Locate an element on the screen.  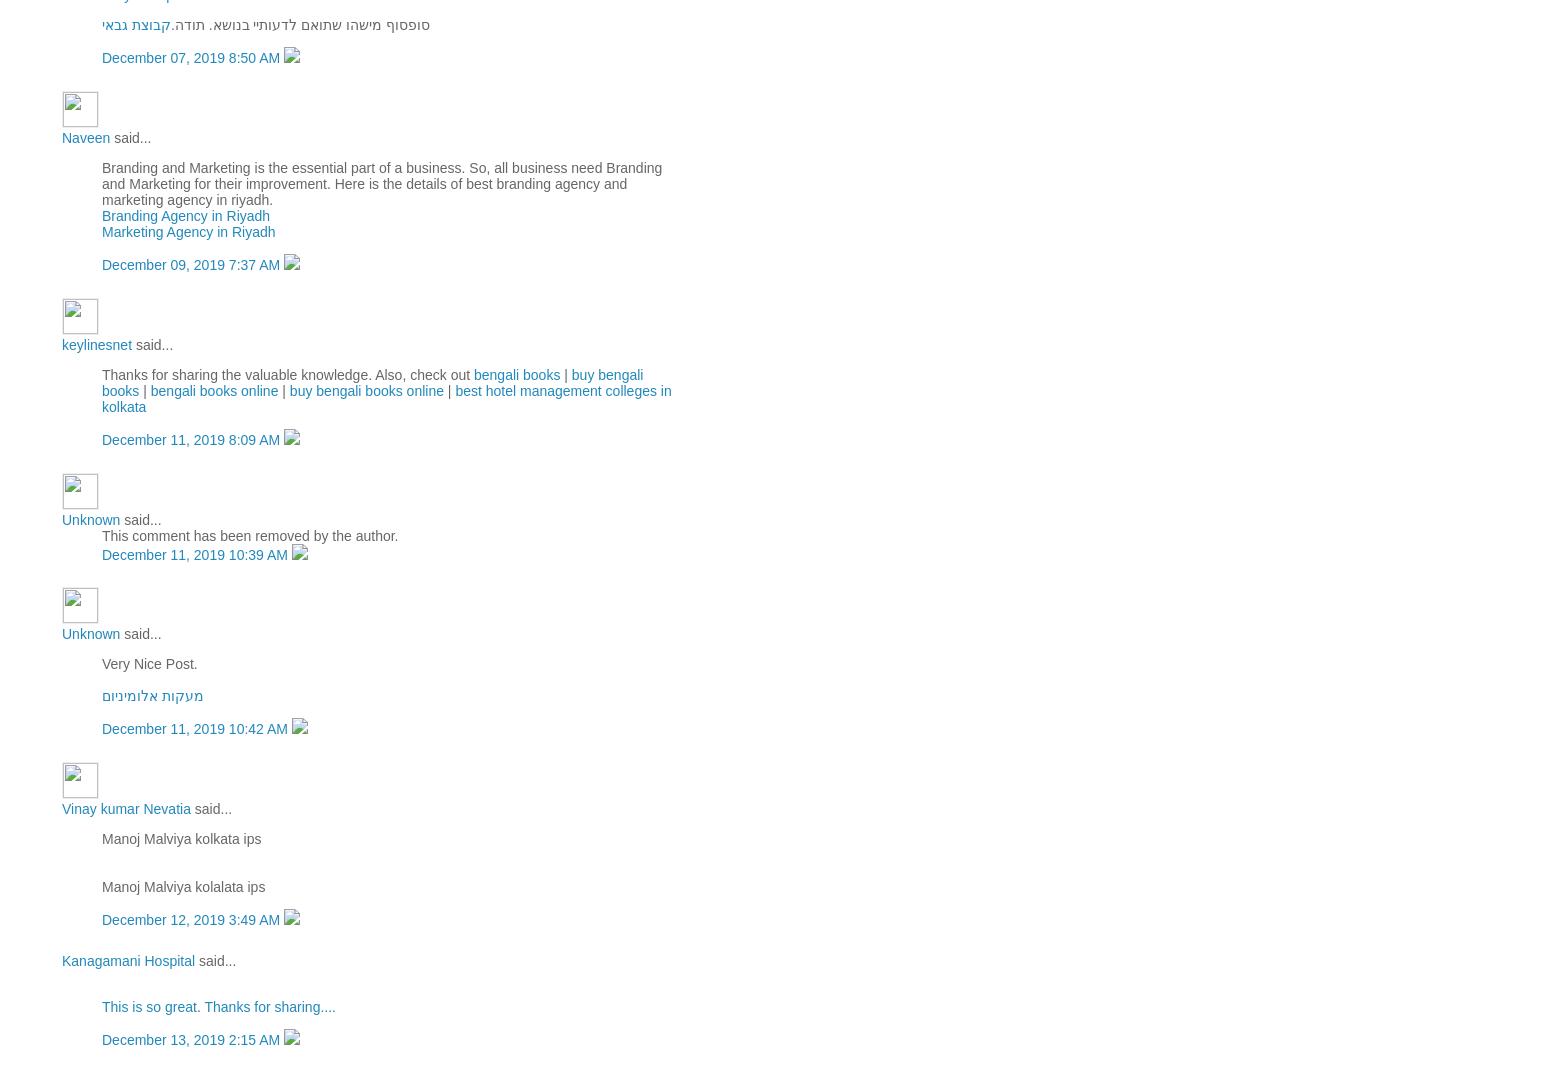
'This' is located at coordinates (113, 1006).